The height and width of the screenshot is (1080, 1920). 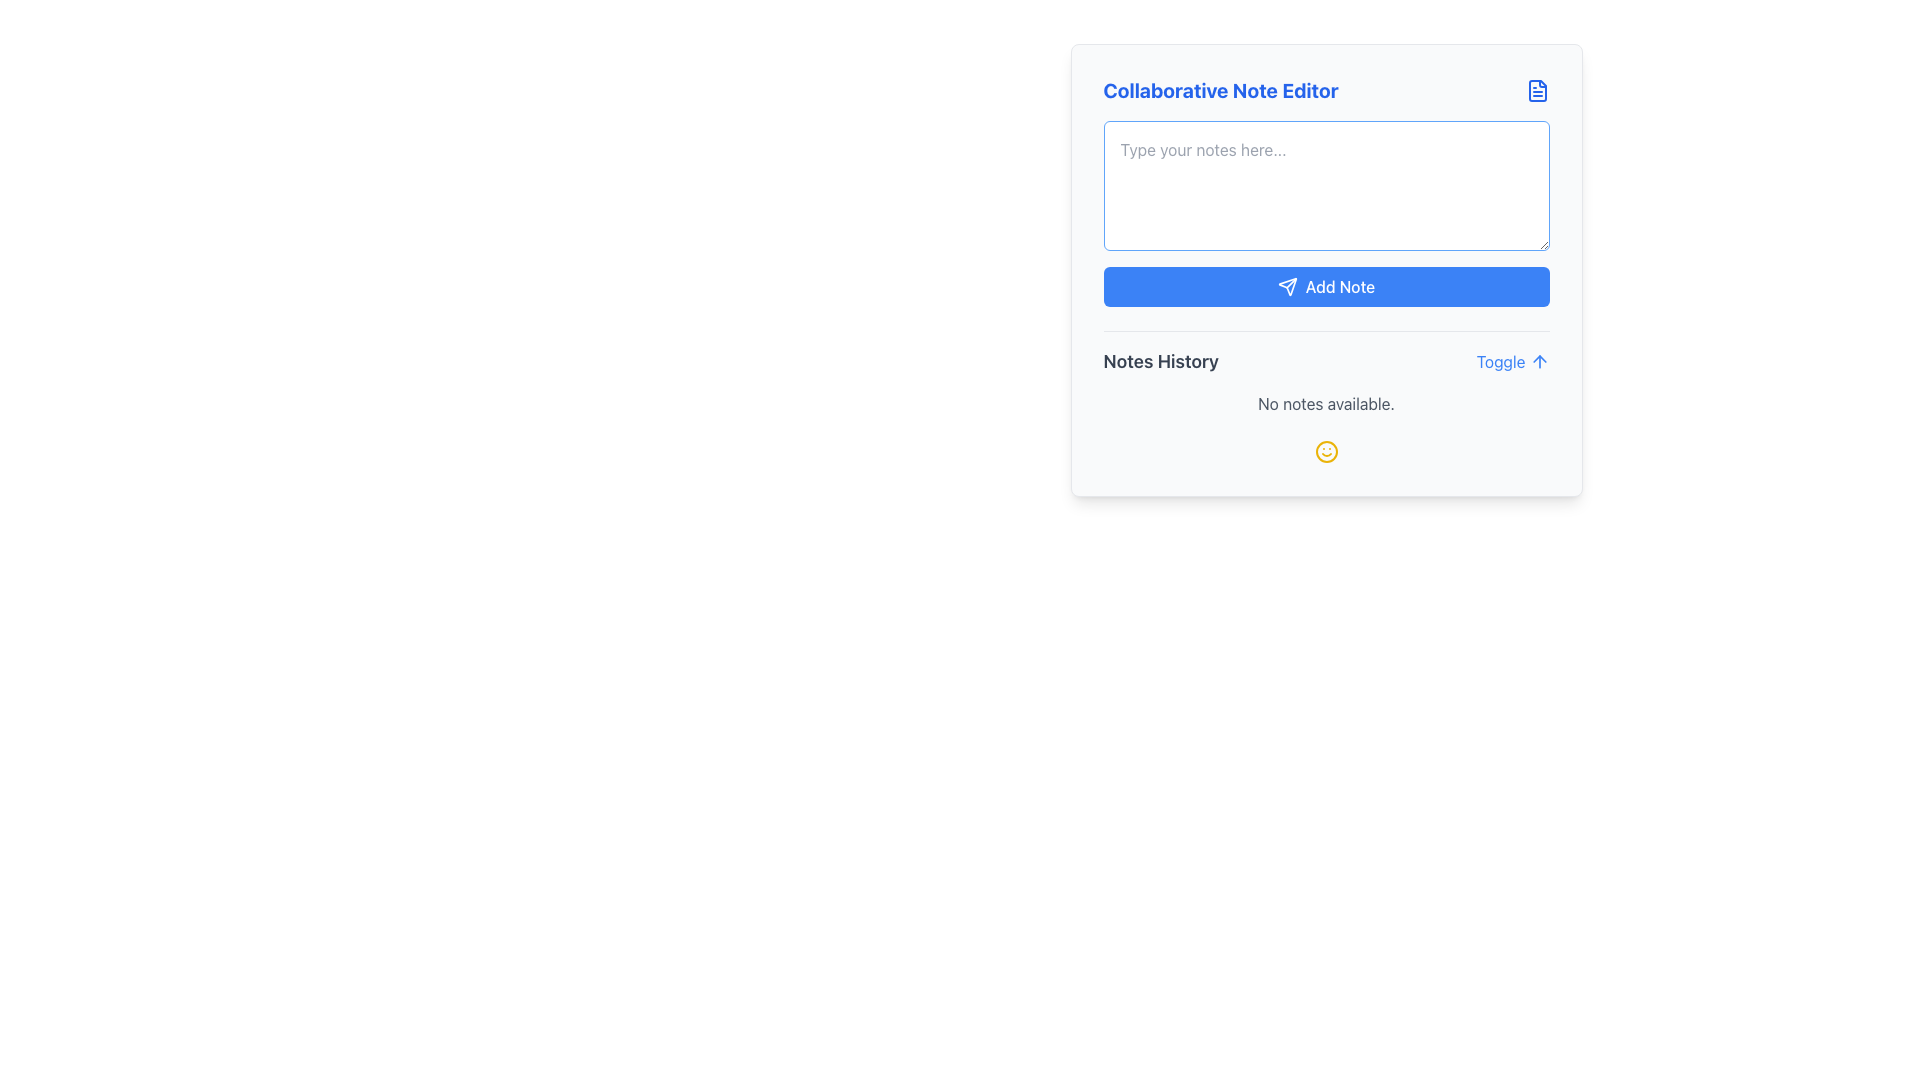 I want to click on the circular icon with a yellow border and a smiling face located at the bottom-center of the Collaborative Note Editor, below the text 'No notes available.', so click(x=1326, y=451).